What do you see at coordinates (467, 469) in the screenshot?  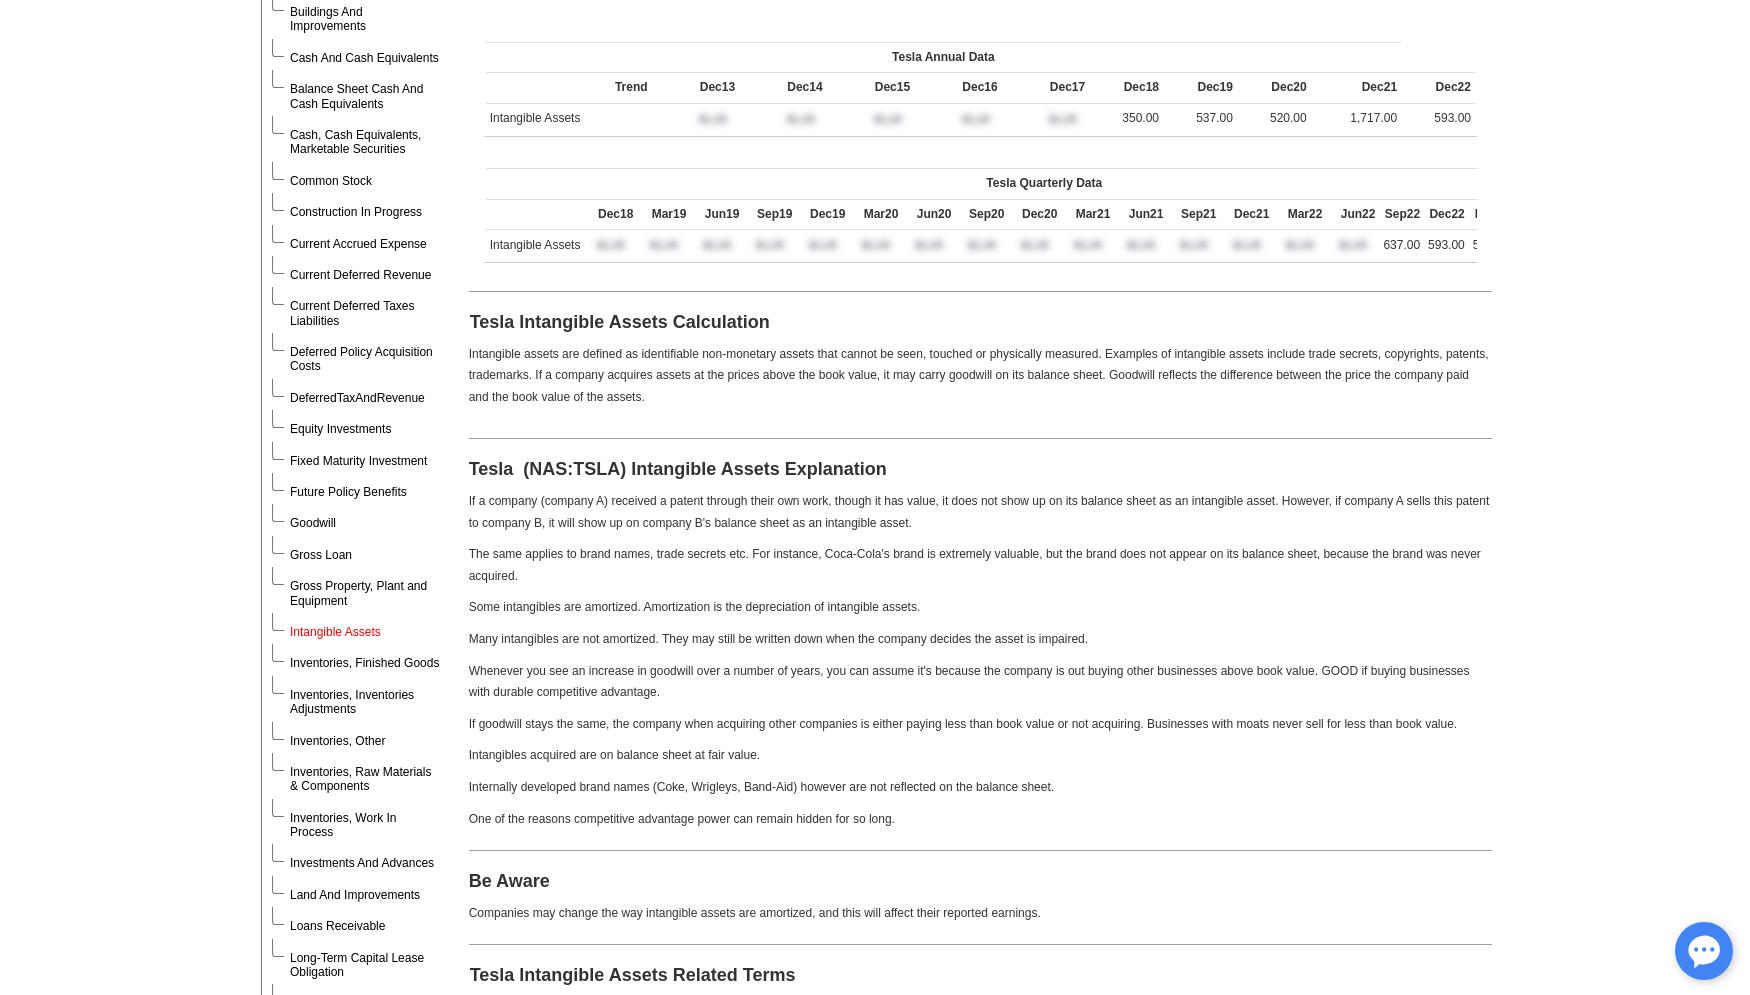 I see `'Tesla  (NAS:TSLA)'` at bounding box center [467, 469].